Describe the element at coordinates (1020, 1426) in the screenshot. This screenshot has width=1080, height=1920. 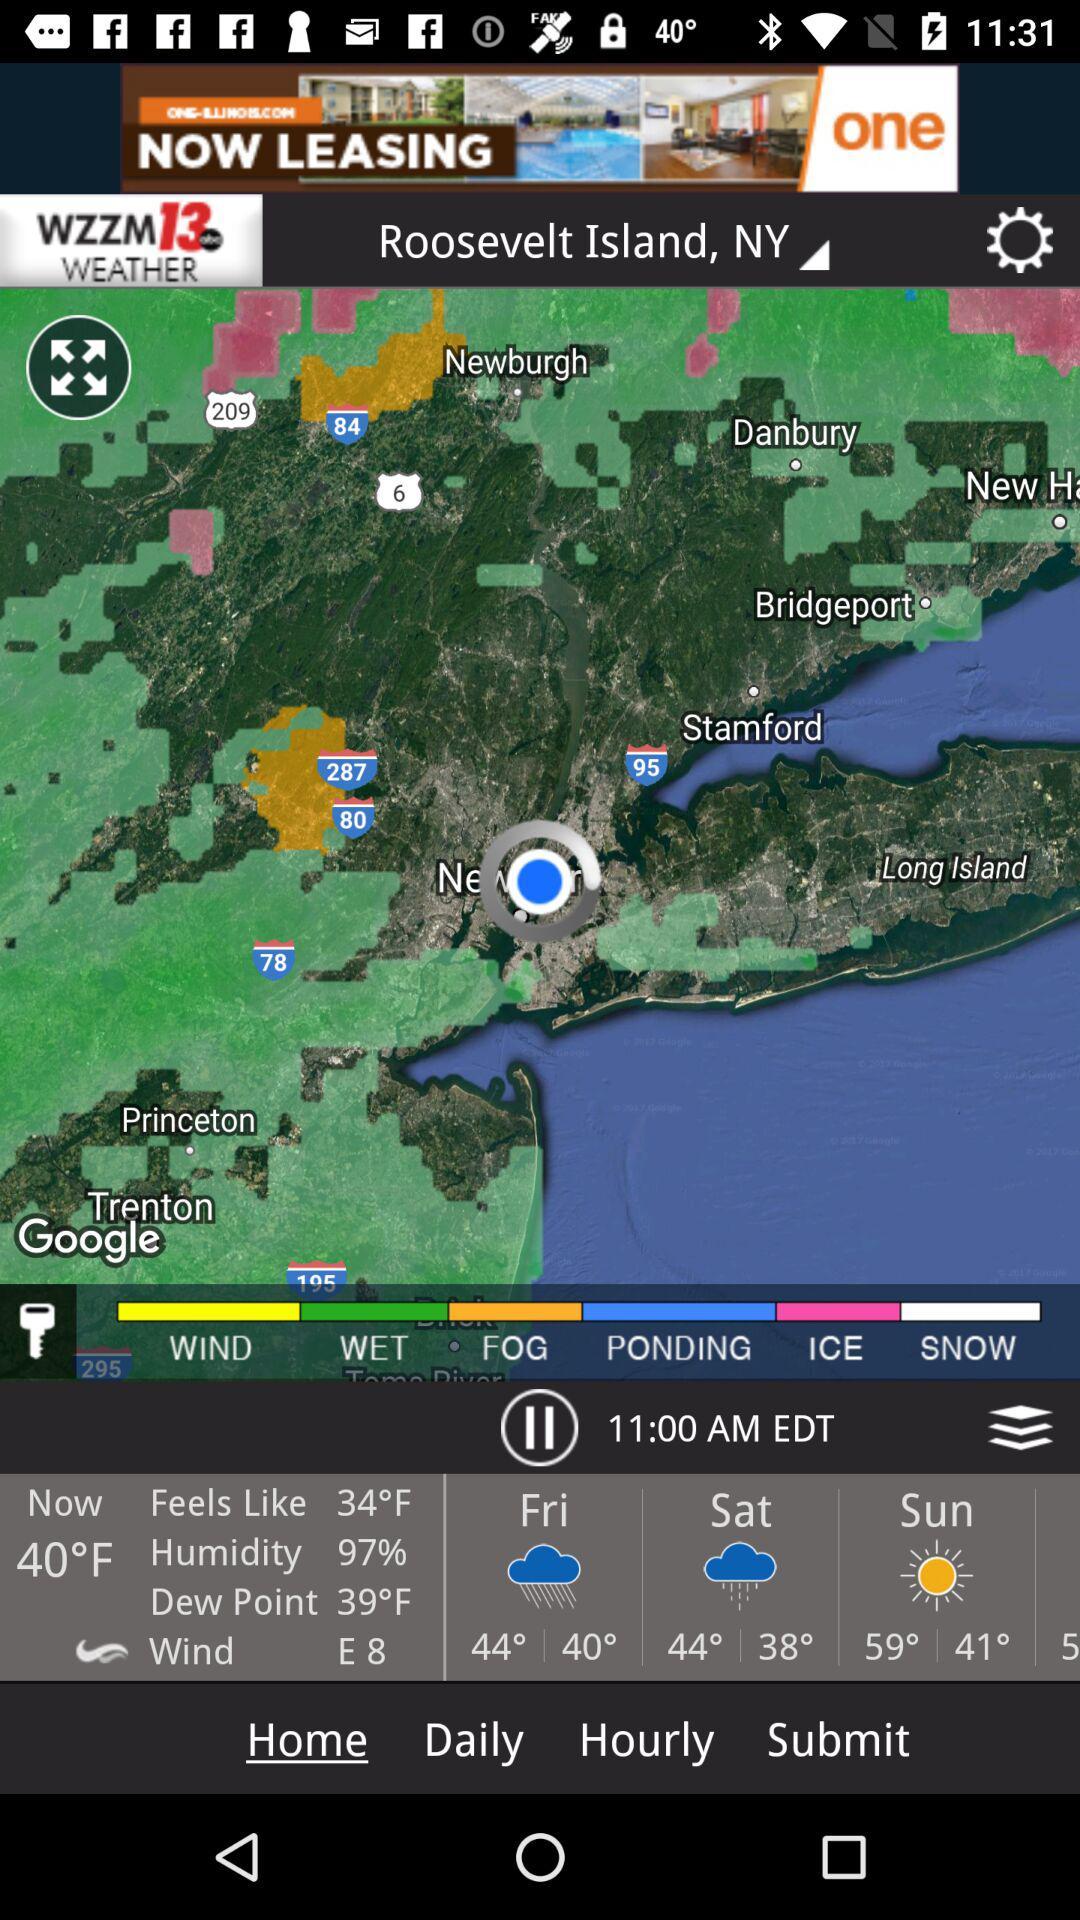
I see `the layers icon` at that location.